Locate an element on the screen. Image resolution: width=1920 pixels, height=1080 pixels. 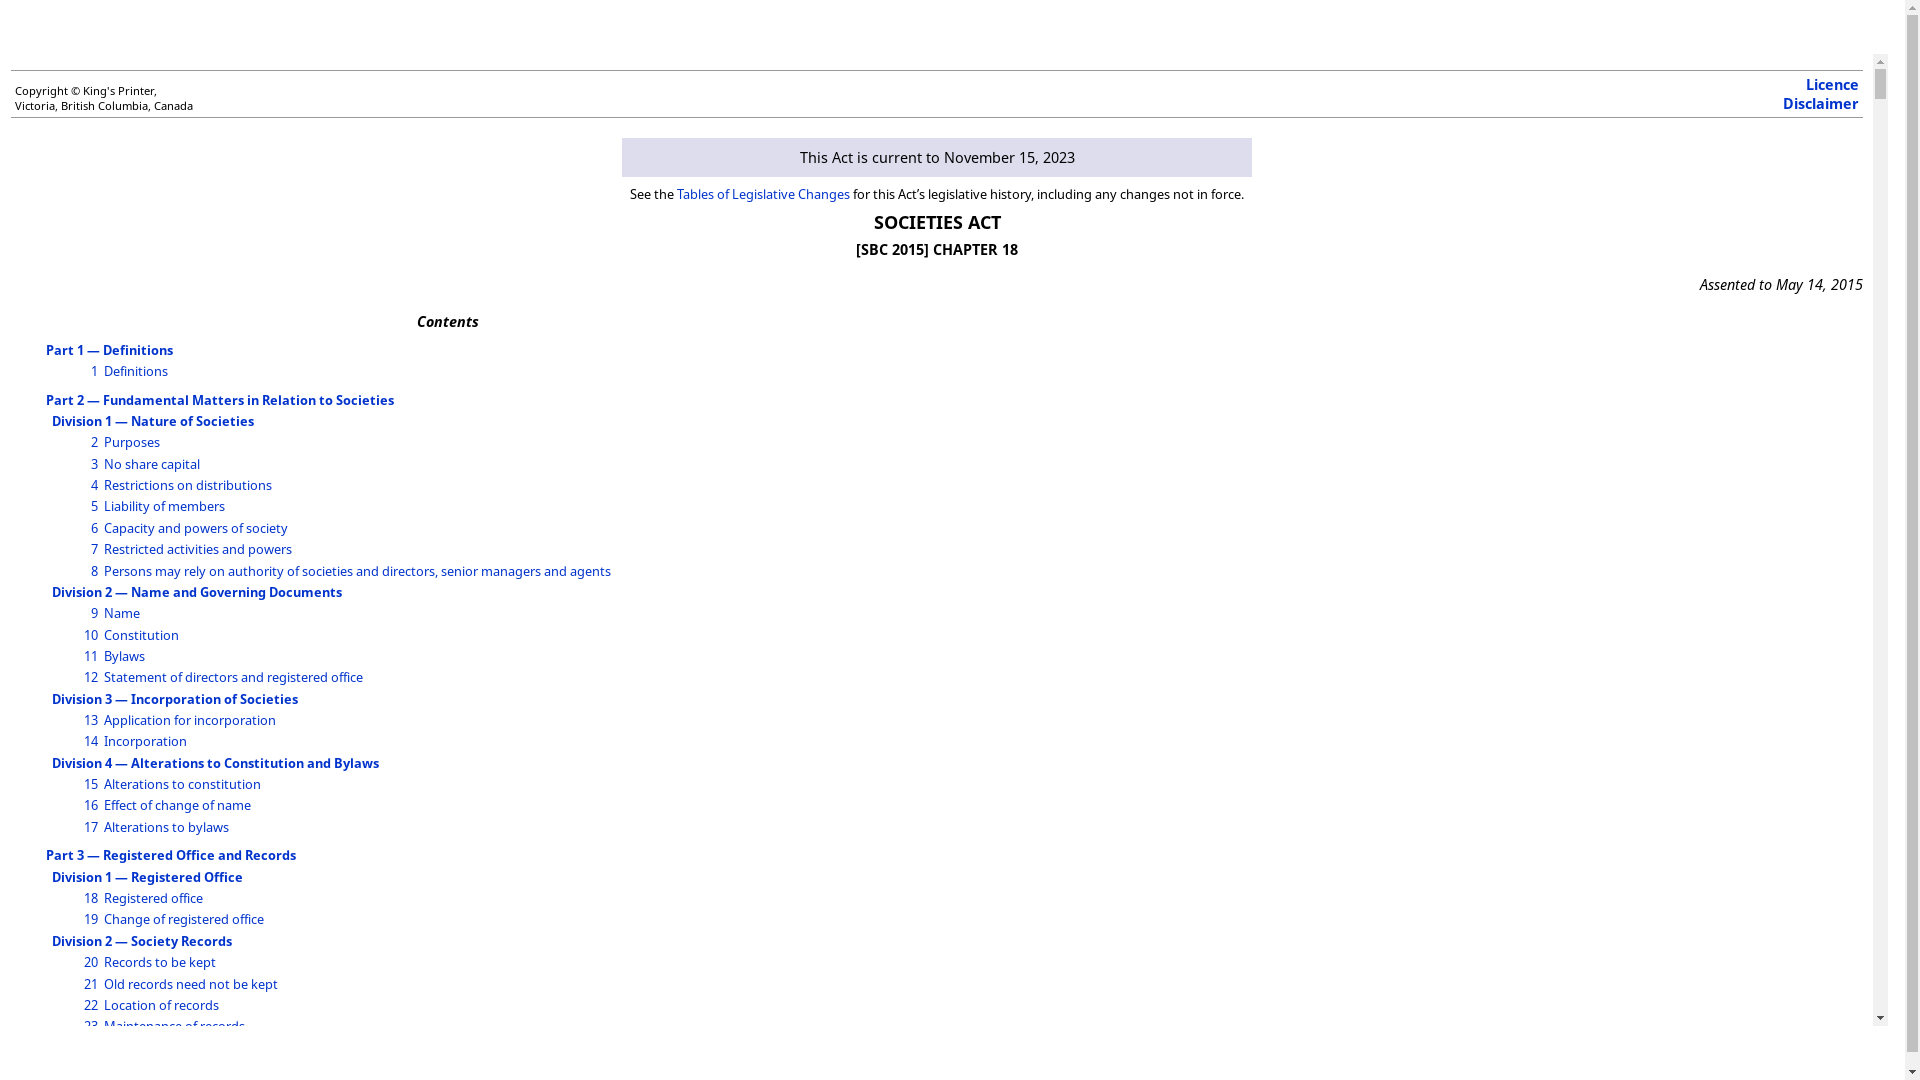
'4' is located at coordinates (93, 485).